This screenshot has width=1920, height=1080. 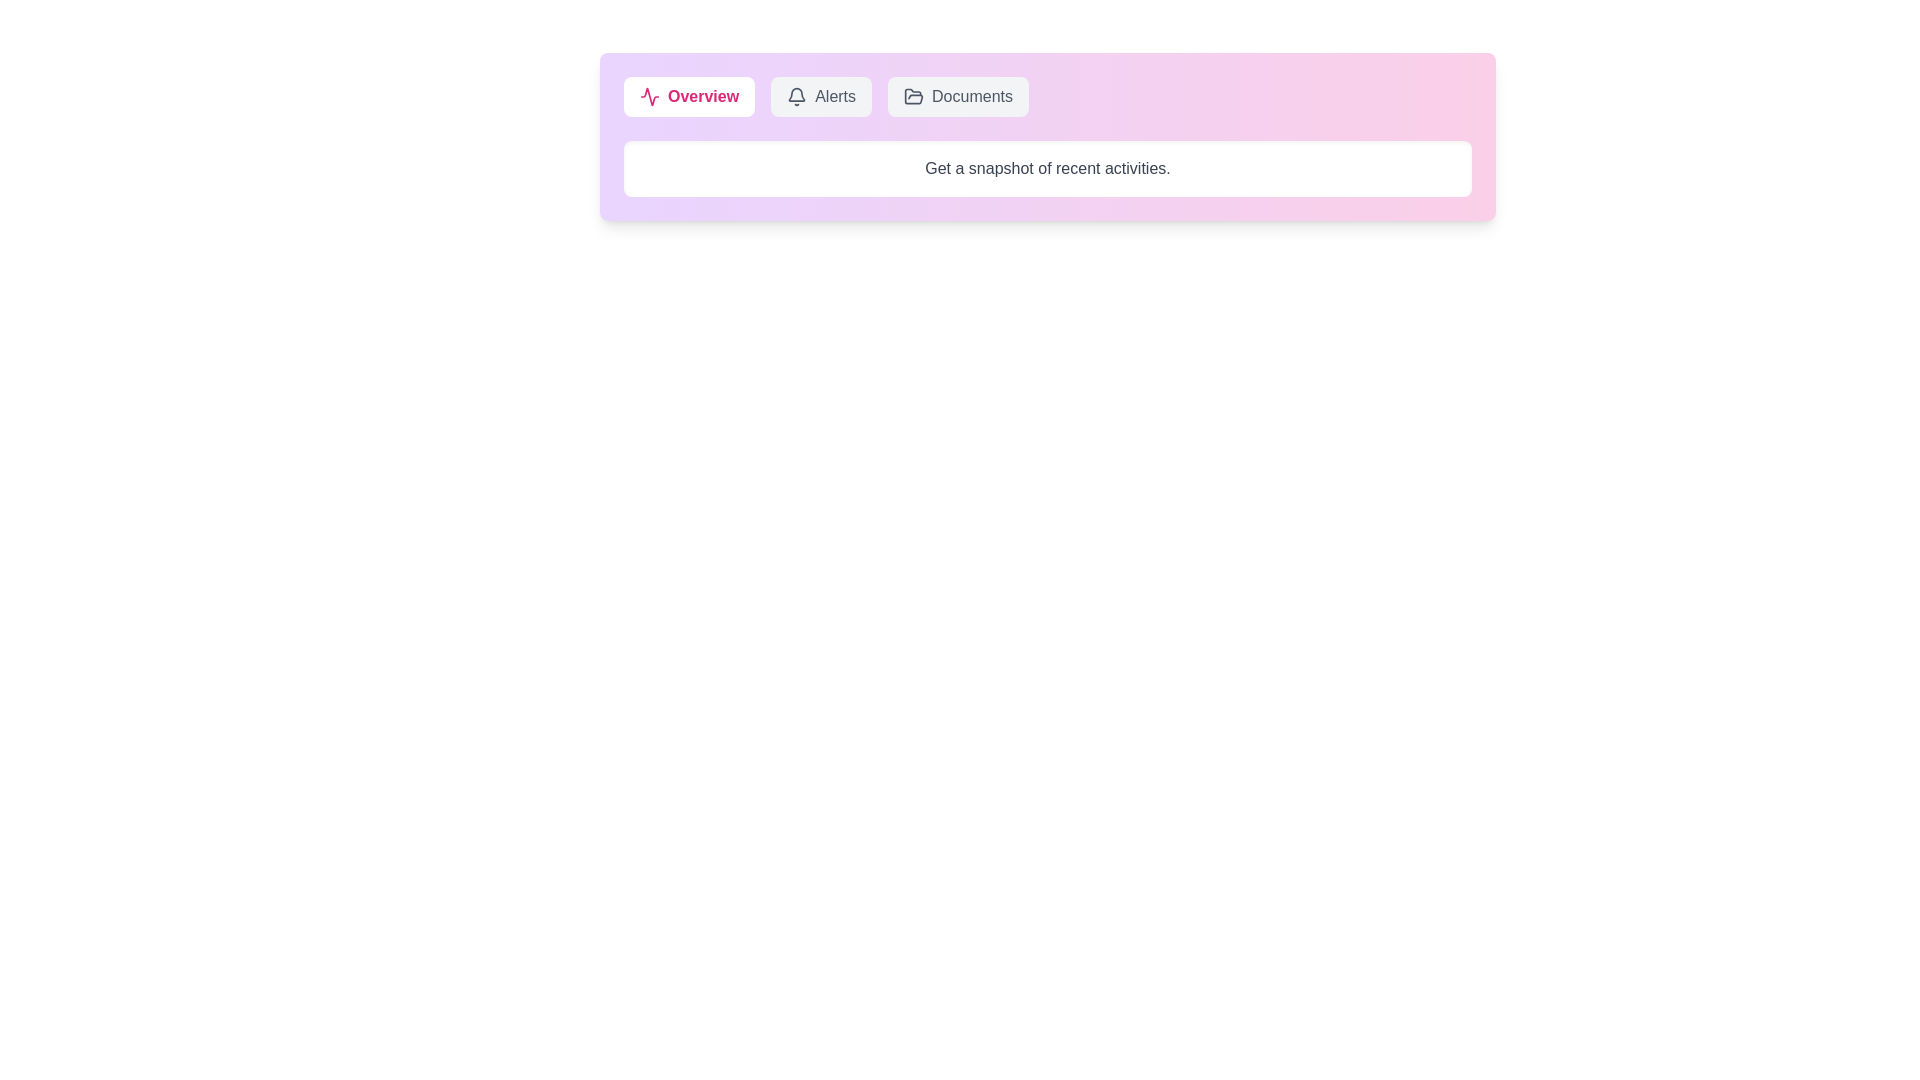 I want to click on the Documents tab to view its content, so click(x=957, y=96).